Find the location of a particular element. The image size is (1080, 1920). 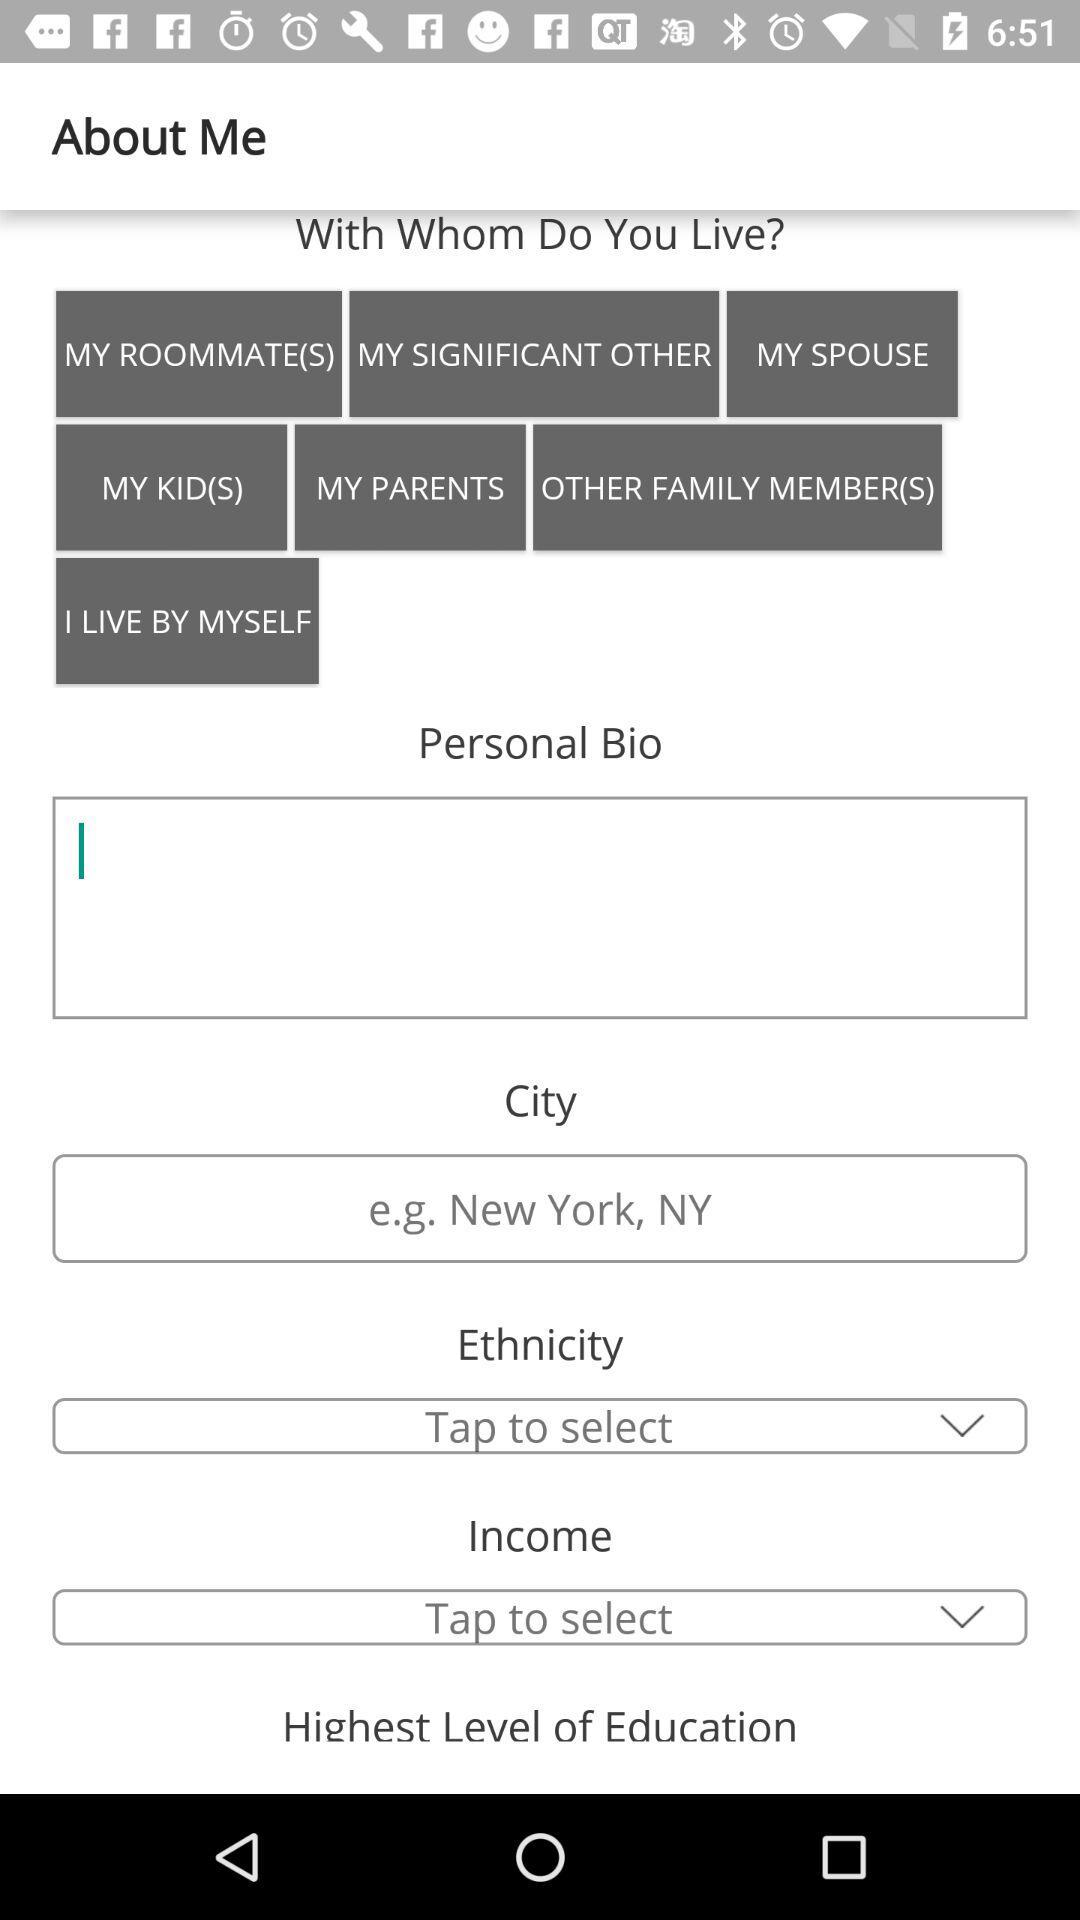

icon above other family member is located at coordinates (842, 354).